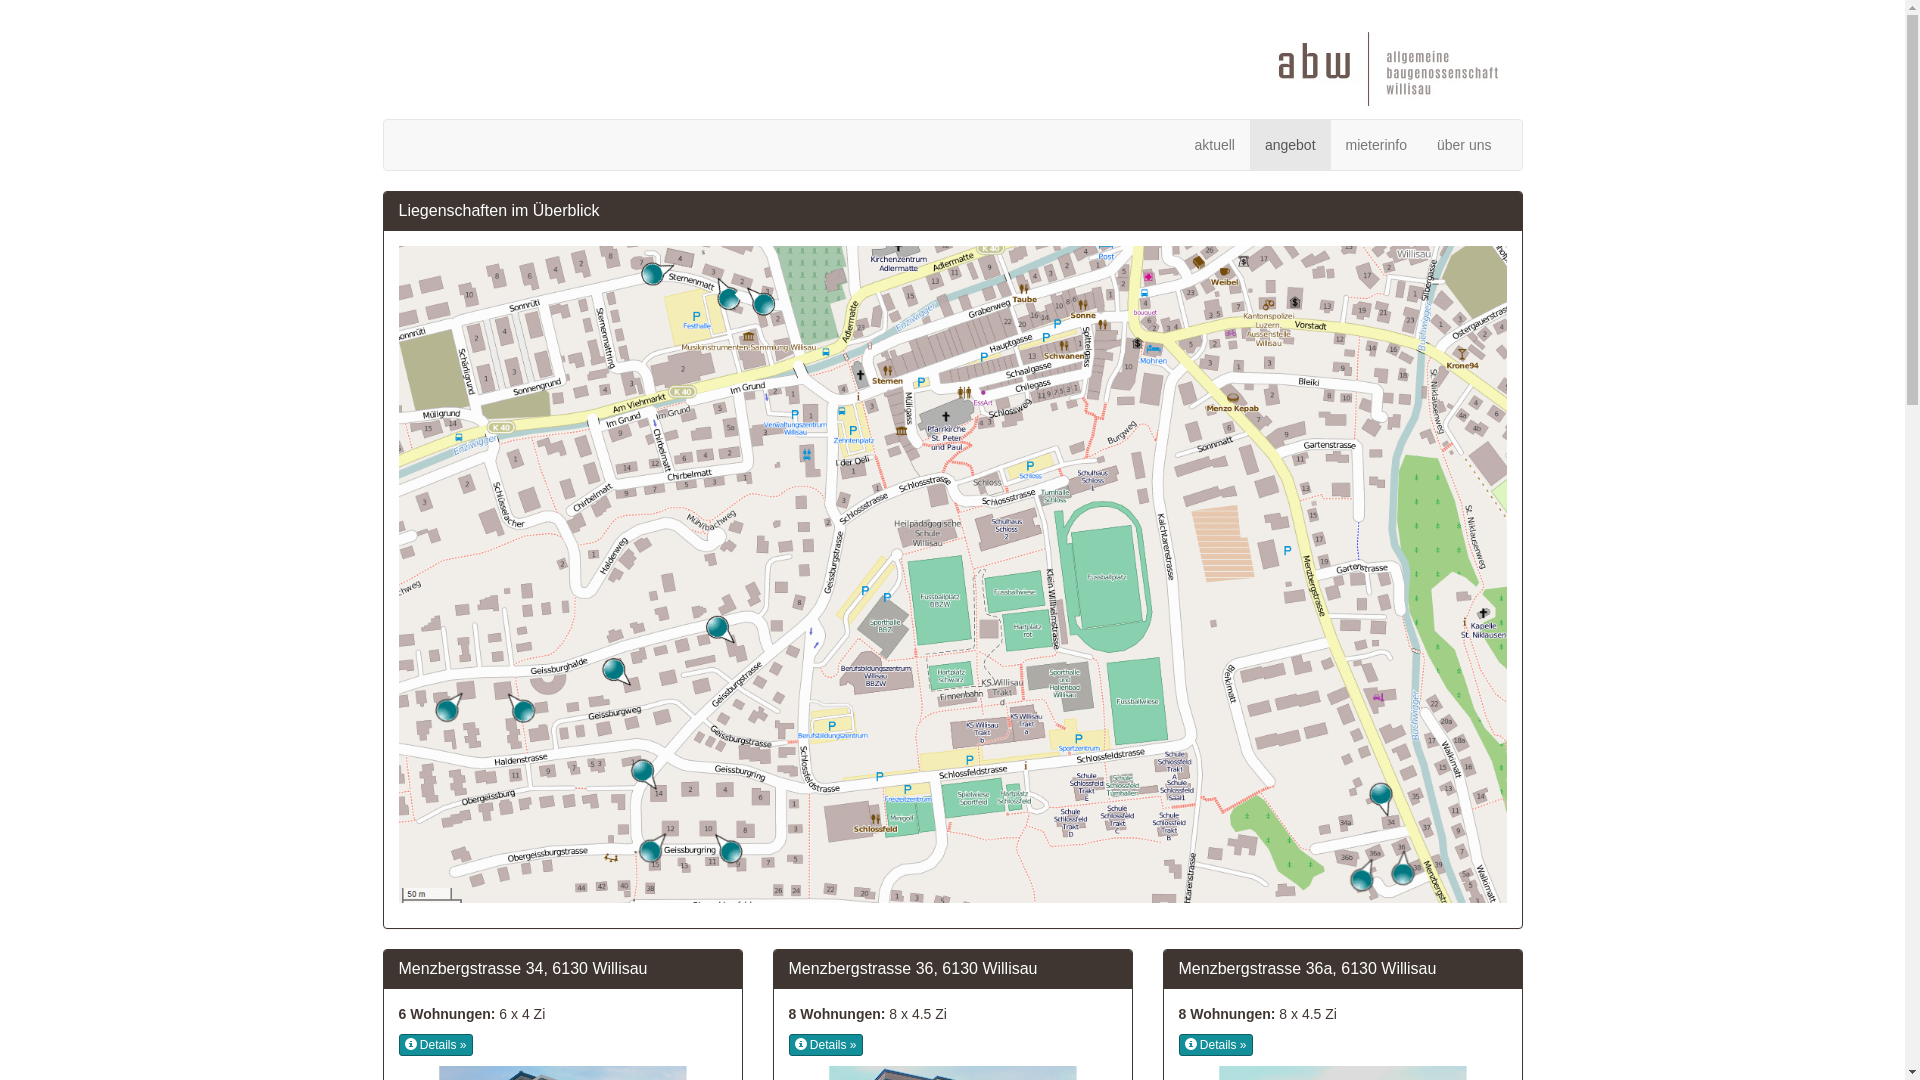 The width and height of the screenshot is (1920, 1080). Describe the element at coordinates (1213, 144) in the screenshot. I see `'aktuell'` at that location.